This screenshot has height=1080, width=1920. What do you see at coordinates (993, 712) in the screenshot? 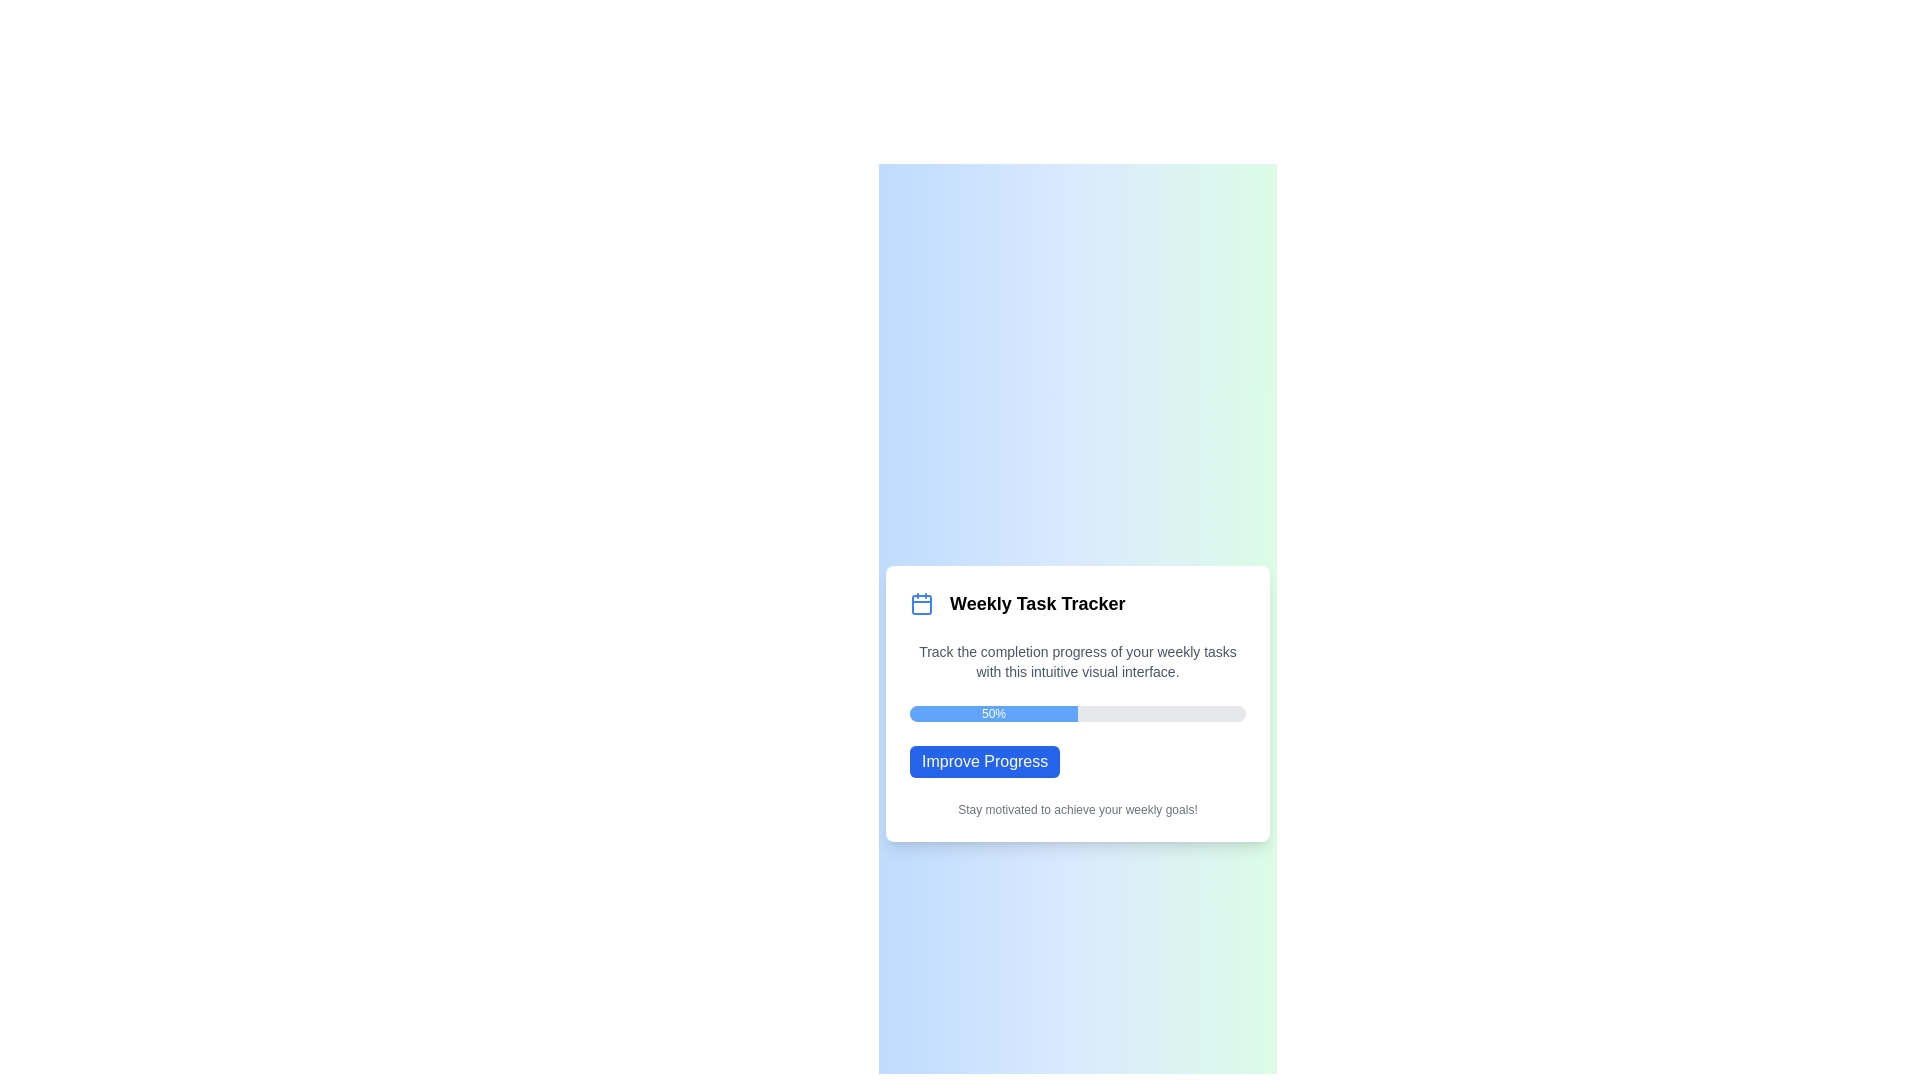
I see `the Progress Bar Segment displaying '50%' with a blue background` at bounding box center [993, 712].